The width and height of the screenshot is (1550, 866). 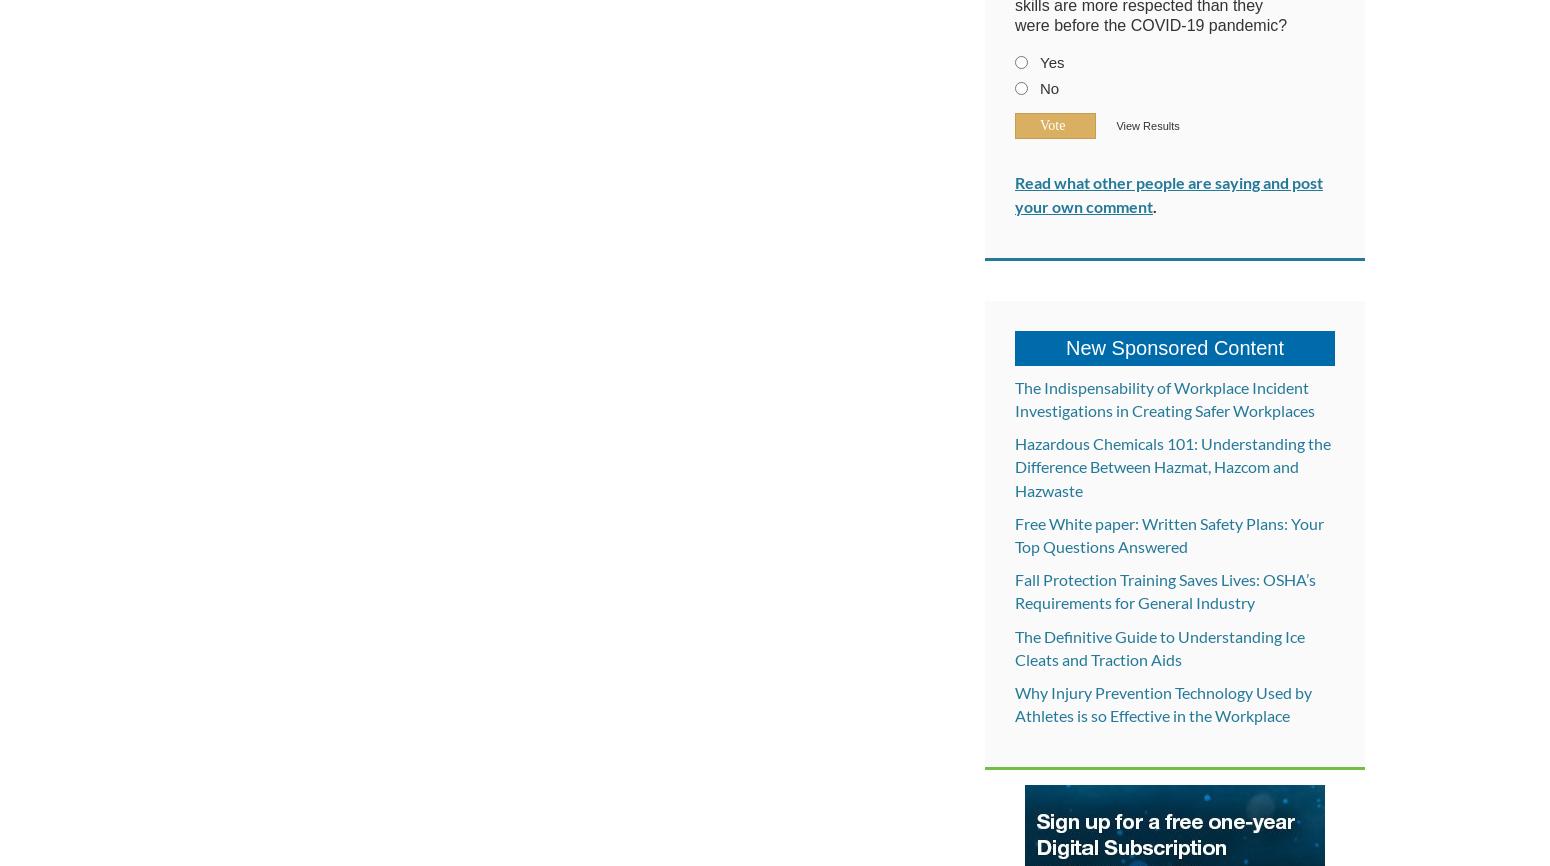 What do you see at coordinates (1146, 126) in the screenshot?
I see `'View Results'` at bounding box center [1146, 126].